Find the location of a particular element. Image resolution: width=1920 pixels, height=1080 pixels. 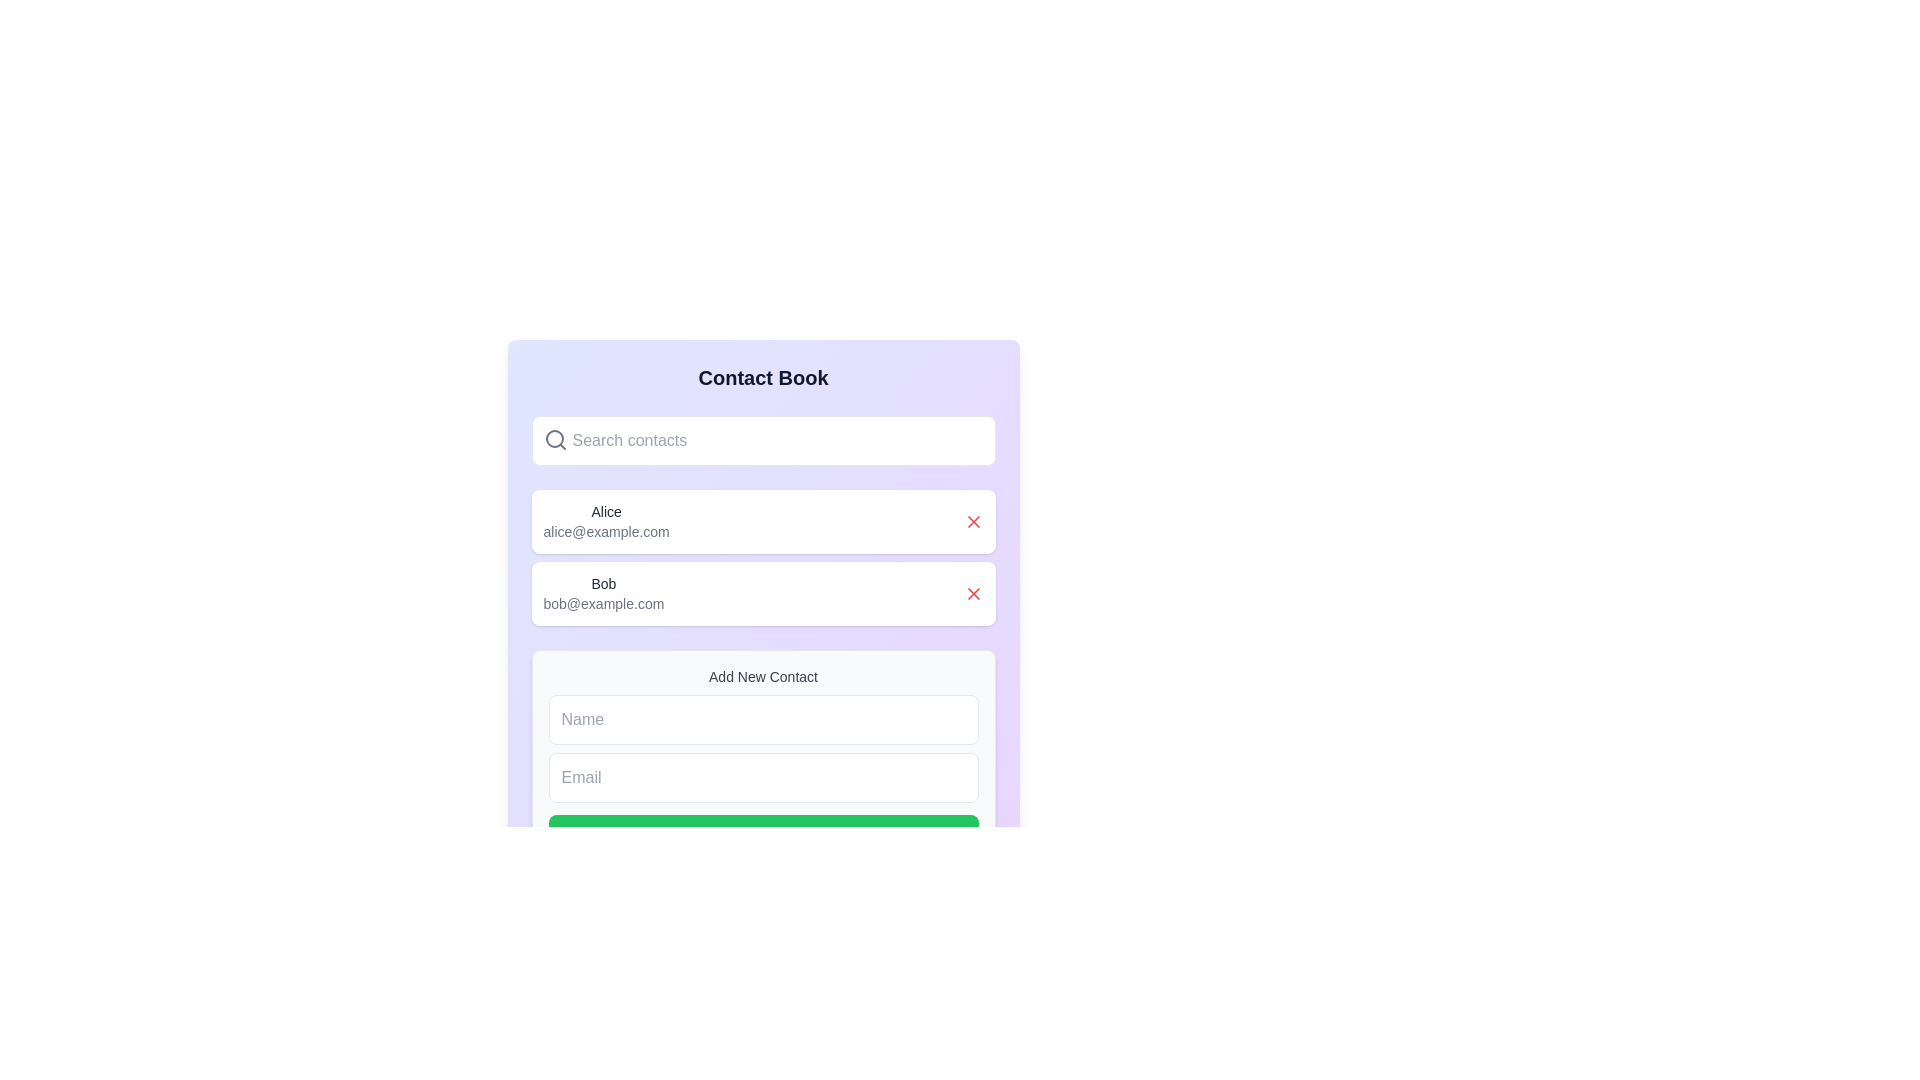

the section header text label indicating the purpose of adding a new contact, which is positioned above the input fields for 'Name' and 'Email' is located at coordinates (762, 676).